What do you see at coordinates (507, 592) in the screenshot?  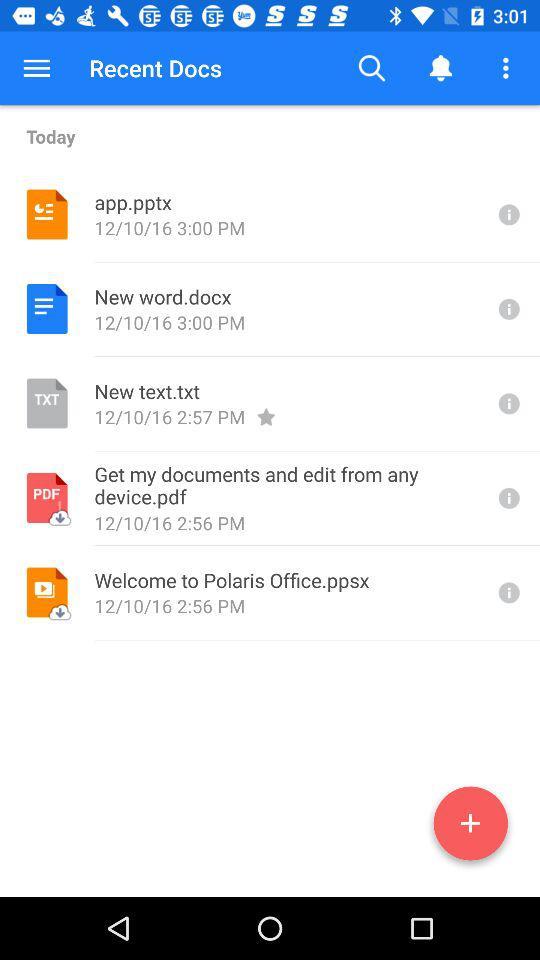 I see `displays more information` at bounding box center [507, 592].